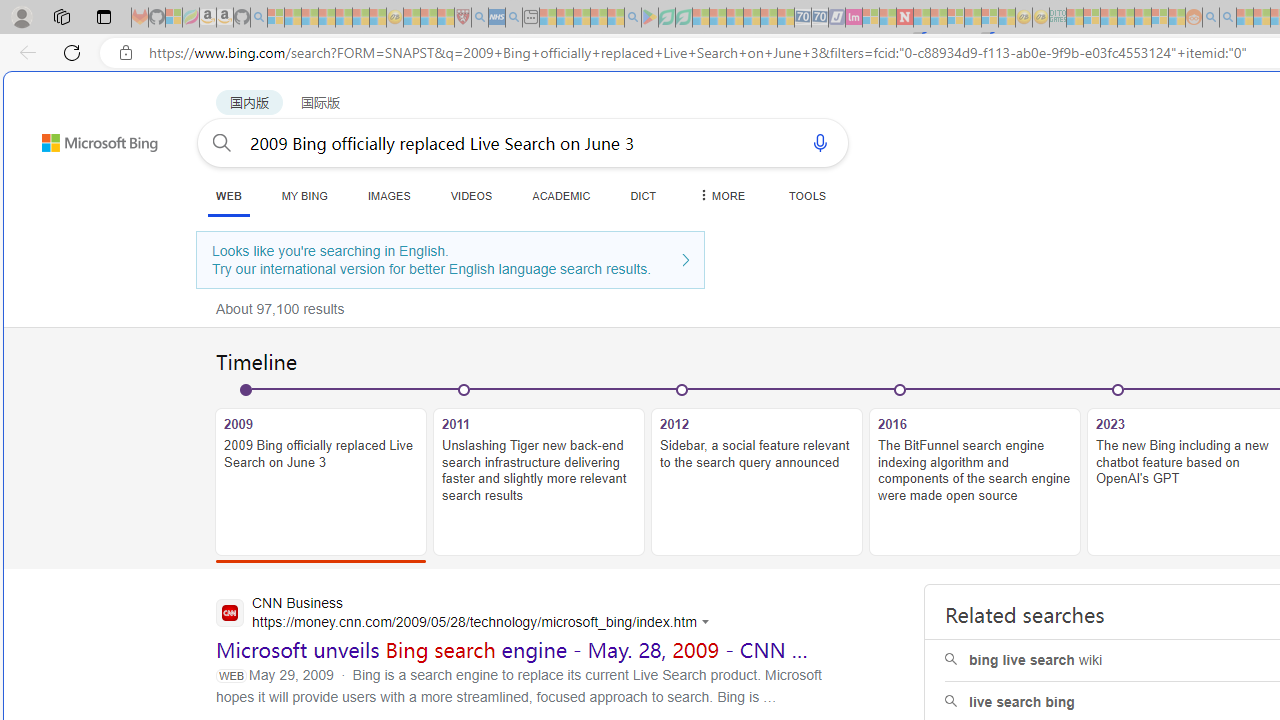 This screenshot has width=1280, height=720. What do you see at coordinates (303, 195) in the screenshot?
I see `'MY BING'` at bounding box center [303, 195].